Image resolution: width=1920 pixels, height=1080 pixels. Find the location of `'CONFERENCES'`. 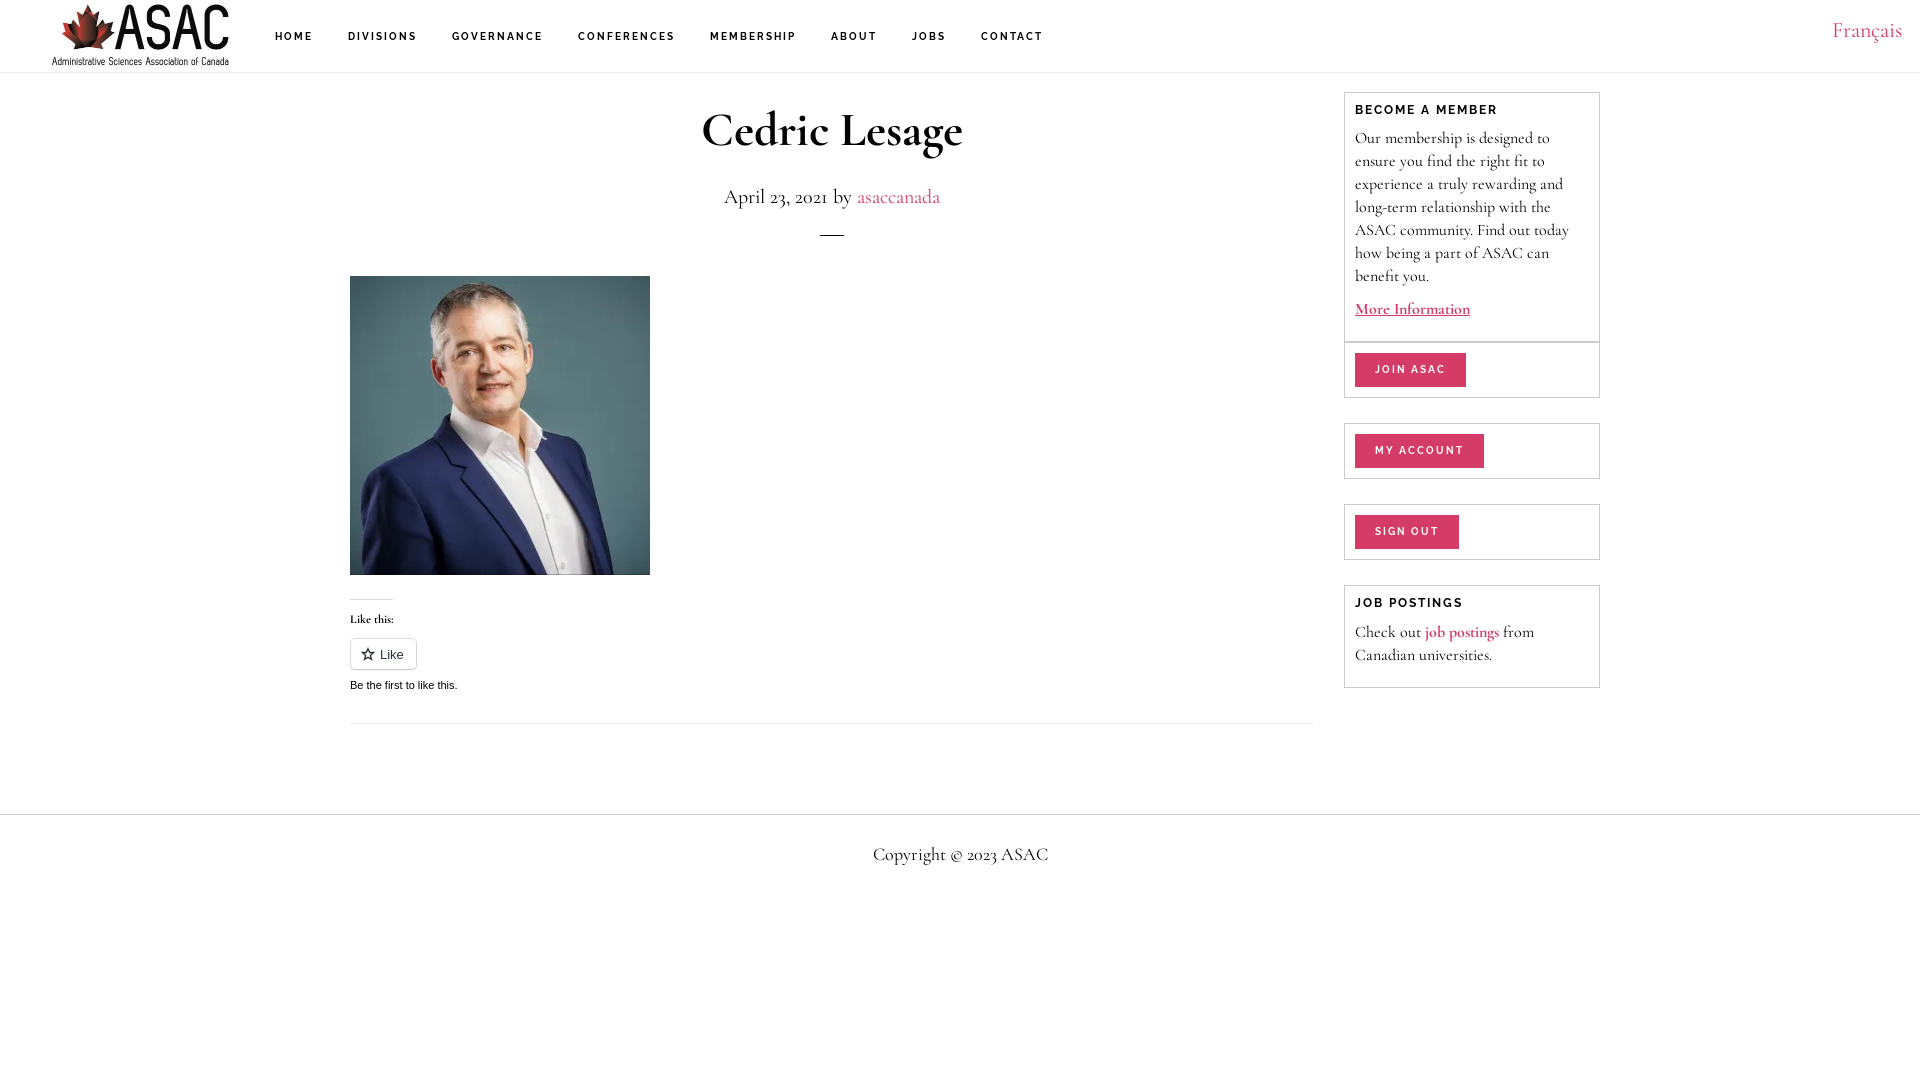

'CONFERENCES' is located at coordinates (625, 37).